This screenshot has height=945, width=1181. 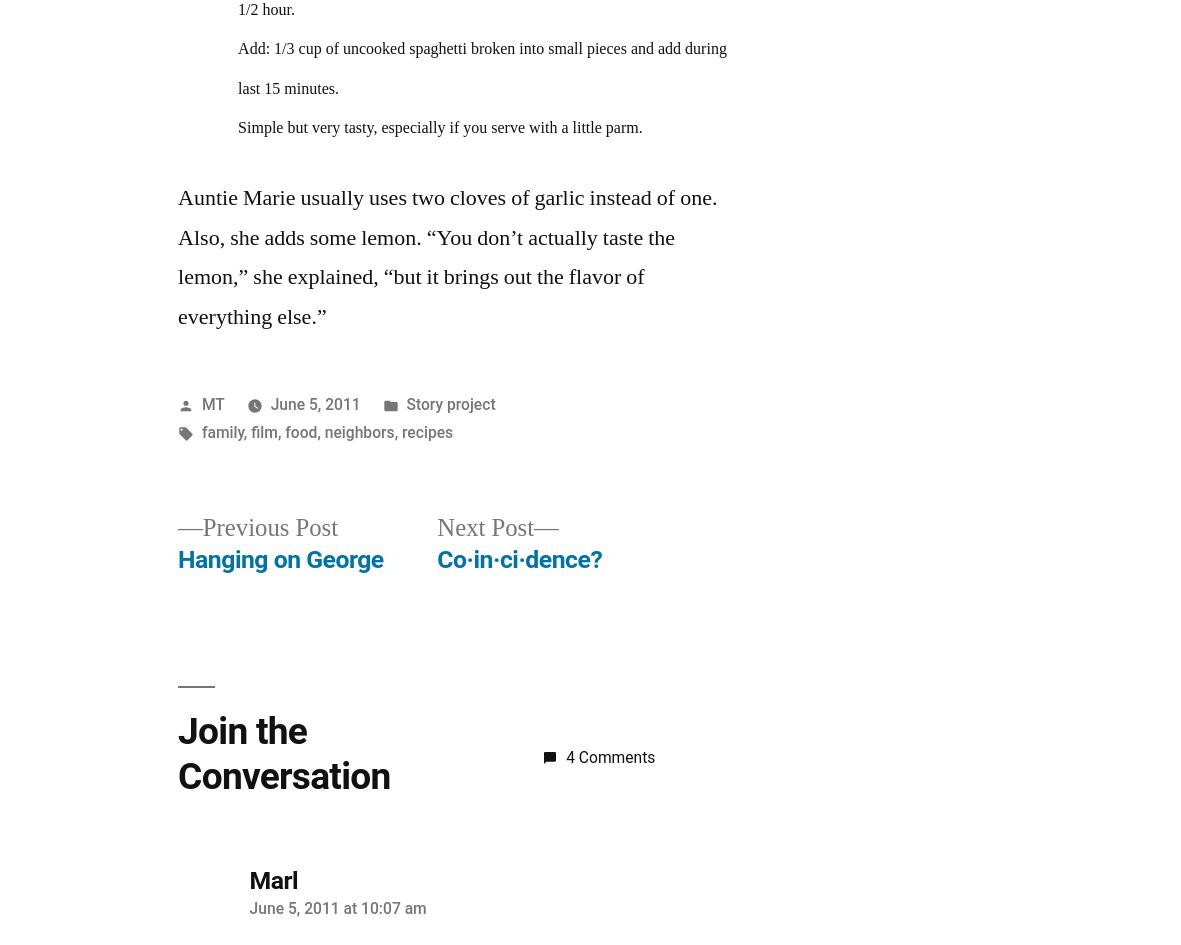 I want to click on 'Add: 1/3 cup of uncooked spaghetti broken into small pieces and add during last 15 minutes.', so click(x=480, y=68).